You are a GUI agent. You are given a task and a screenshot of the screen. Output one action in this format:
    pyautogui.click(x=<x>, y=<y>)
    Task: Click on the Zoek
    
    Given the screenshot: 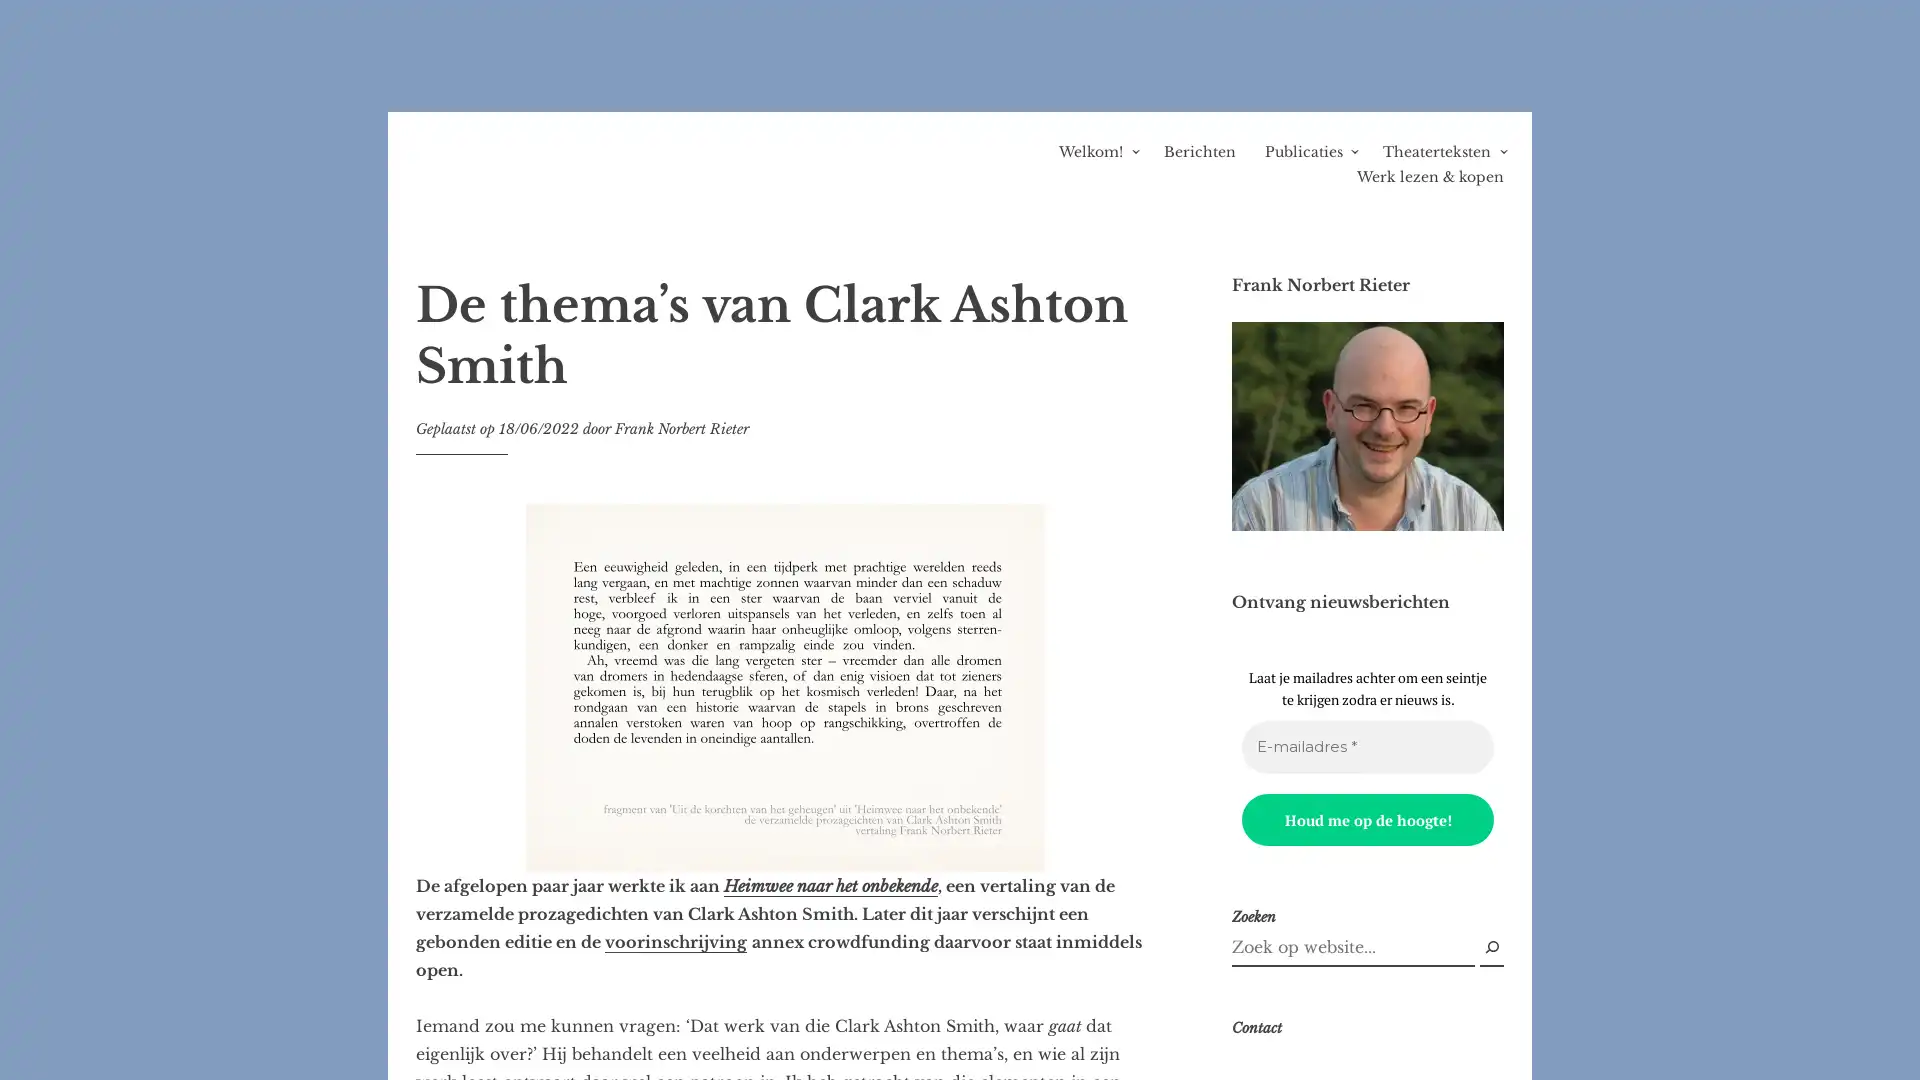 What is the action you would take?
    pyautogui.click(x=1492, y=946)
    